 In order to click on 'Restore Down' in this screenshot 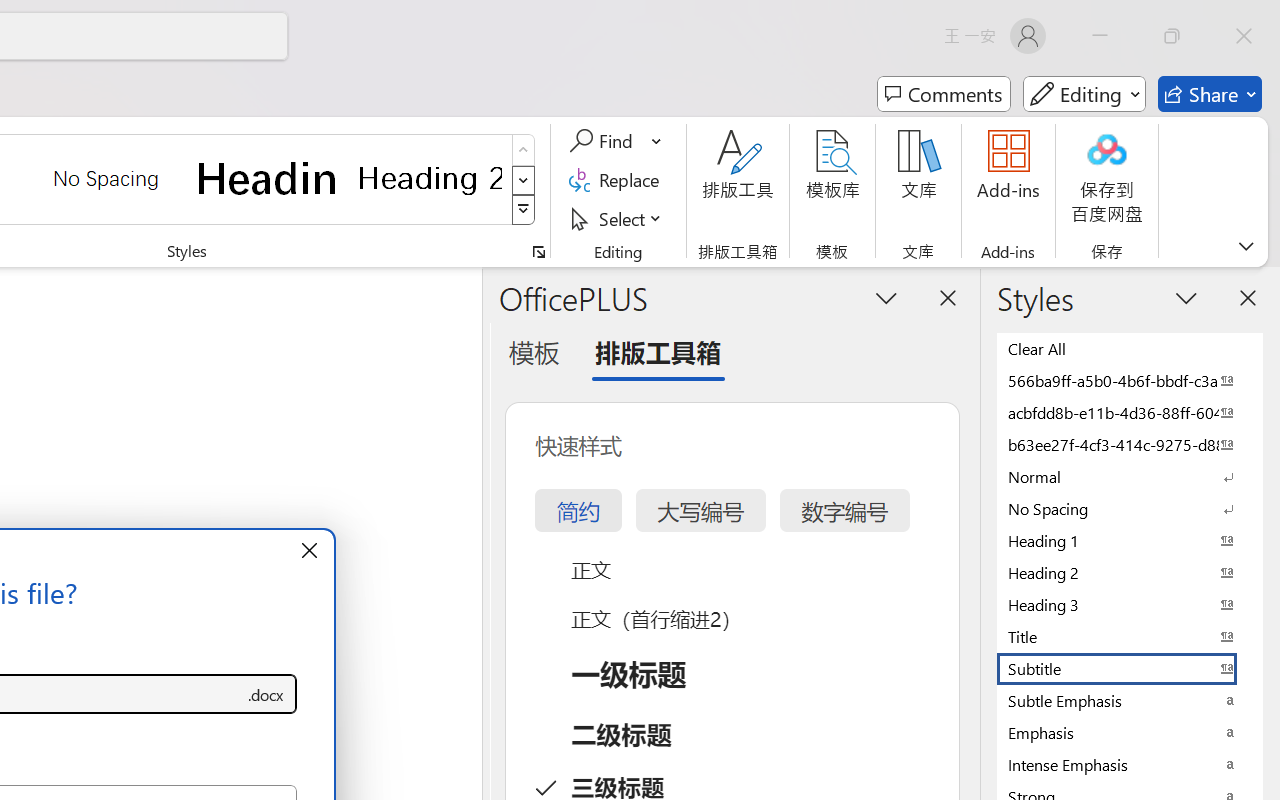, I will do `click(1172, 35)`.